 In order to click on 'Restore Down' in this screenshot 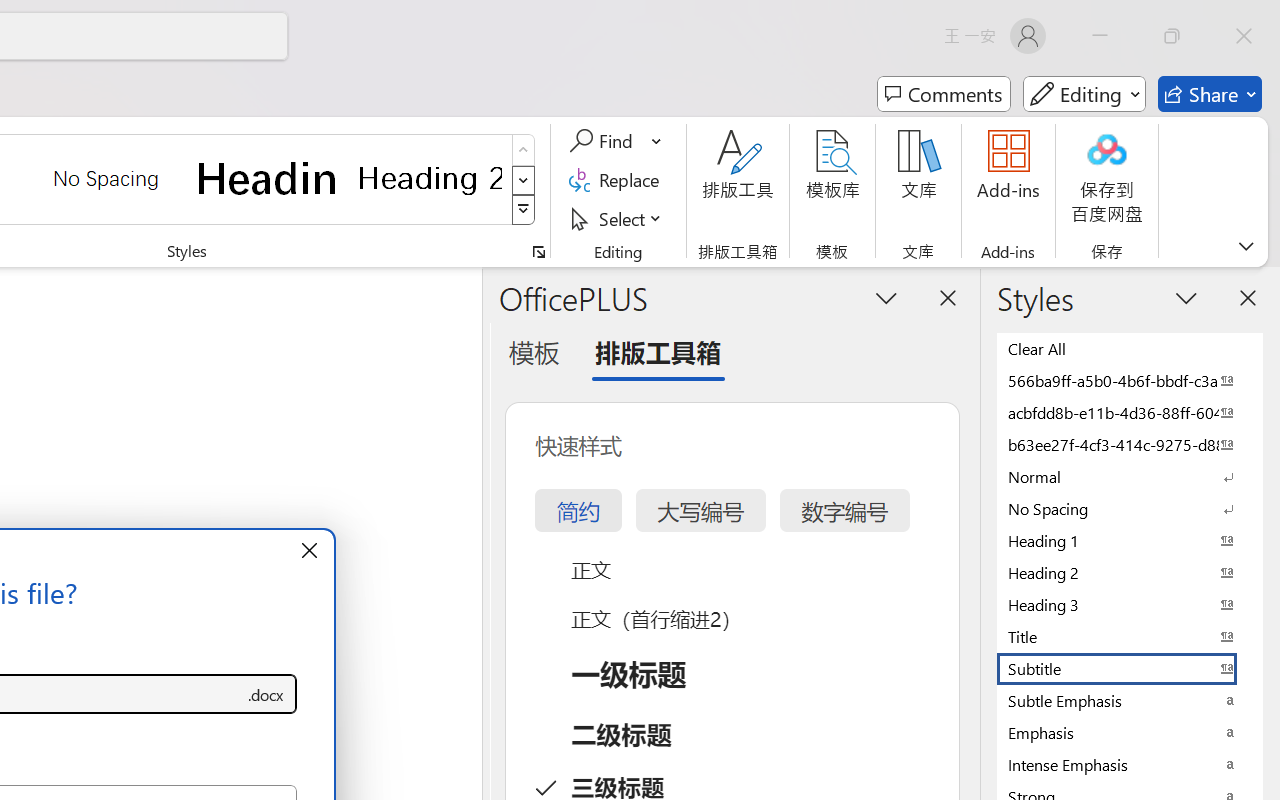, I will do `click(1172, 35)`.